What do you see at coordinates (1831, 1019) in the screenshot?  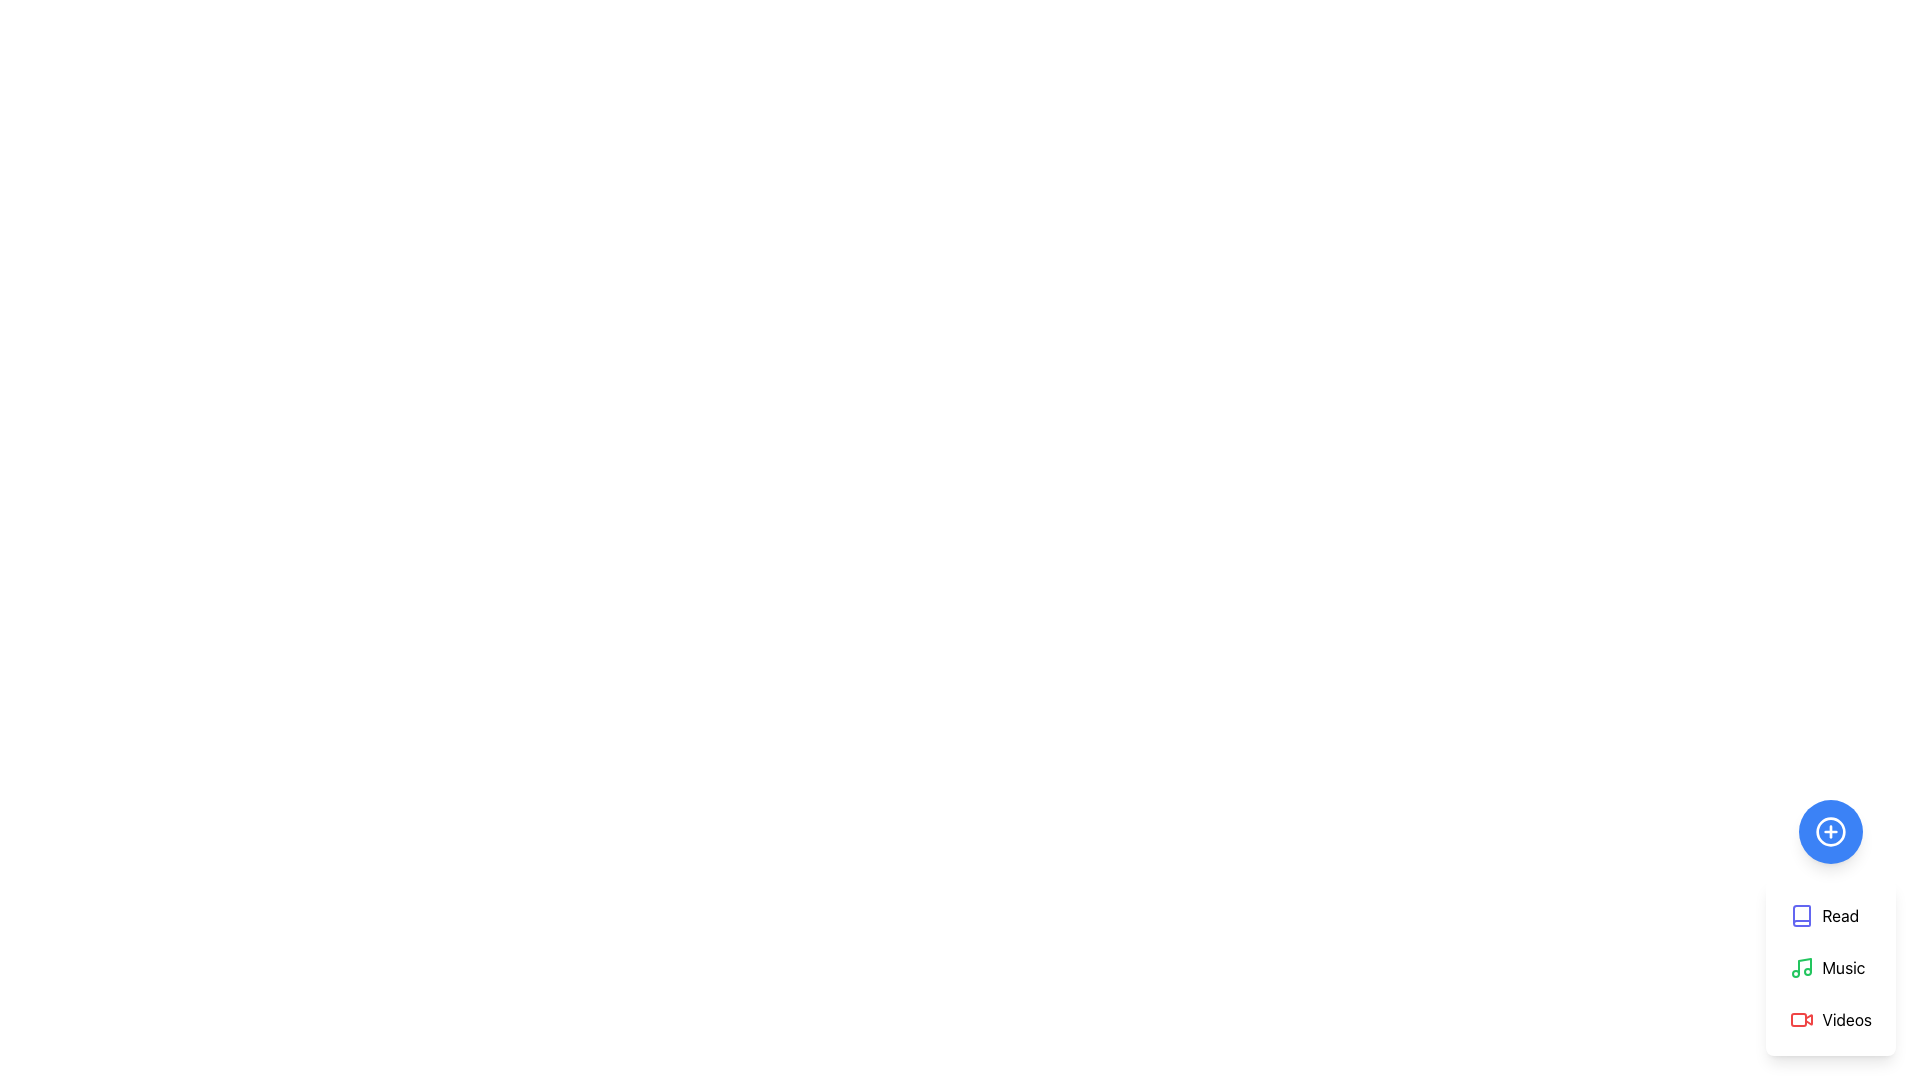 I see `the 'Videos' menu item button, which features a red video camera icon followed by the text 'Videos', located below the 'Music' item in the menu` at bounding box center [1831, 1019].